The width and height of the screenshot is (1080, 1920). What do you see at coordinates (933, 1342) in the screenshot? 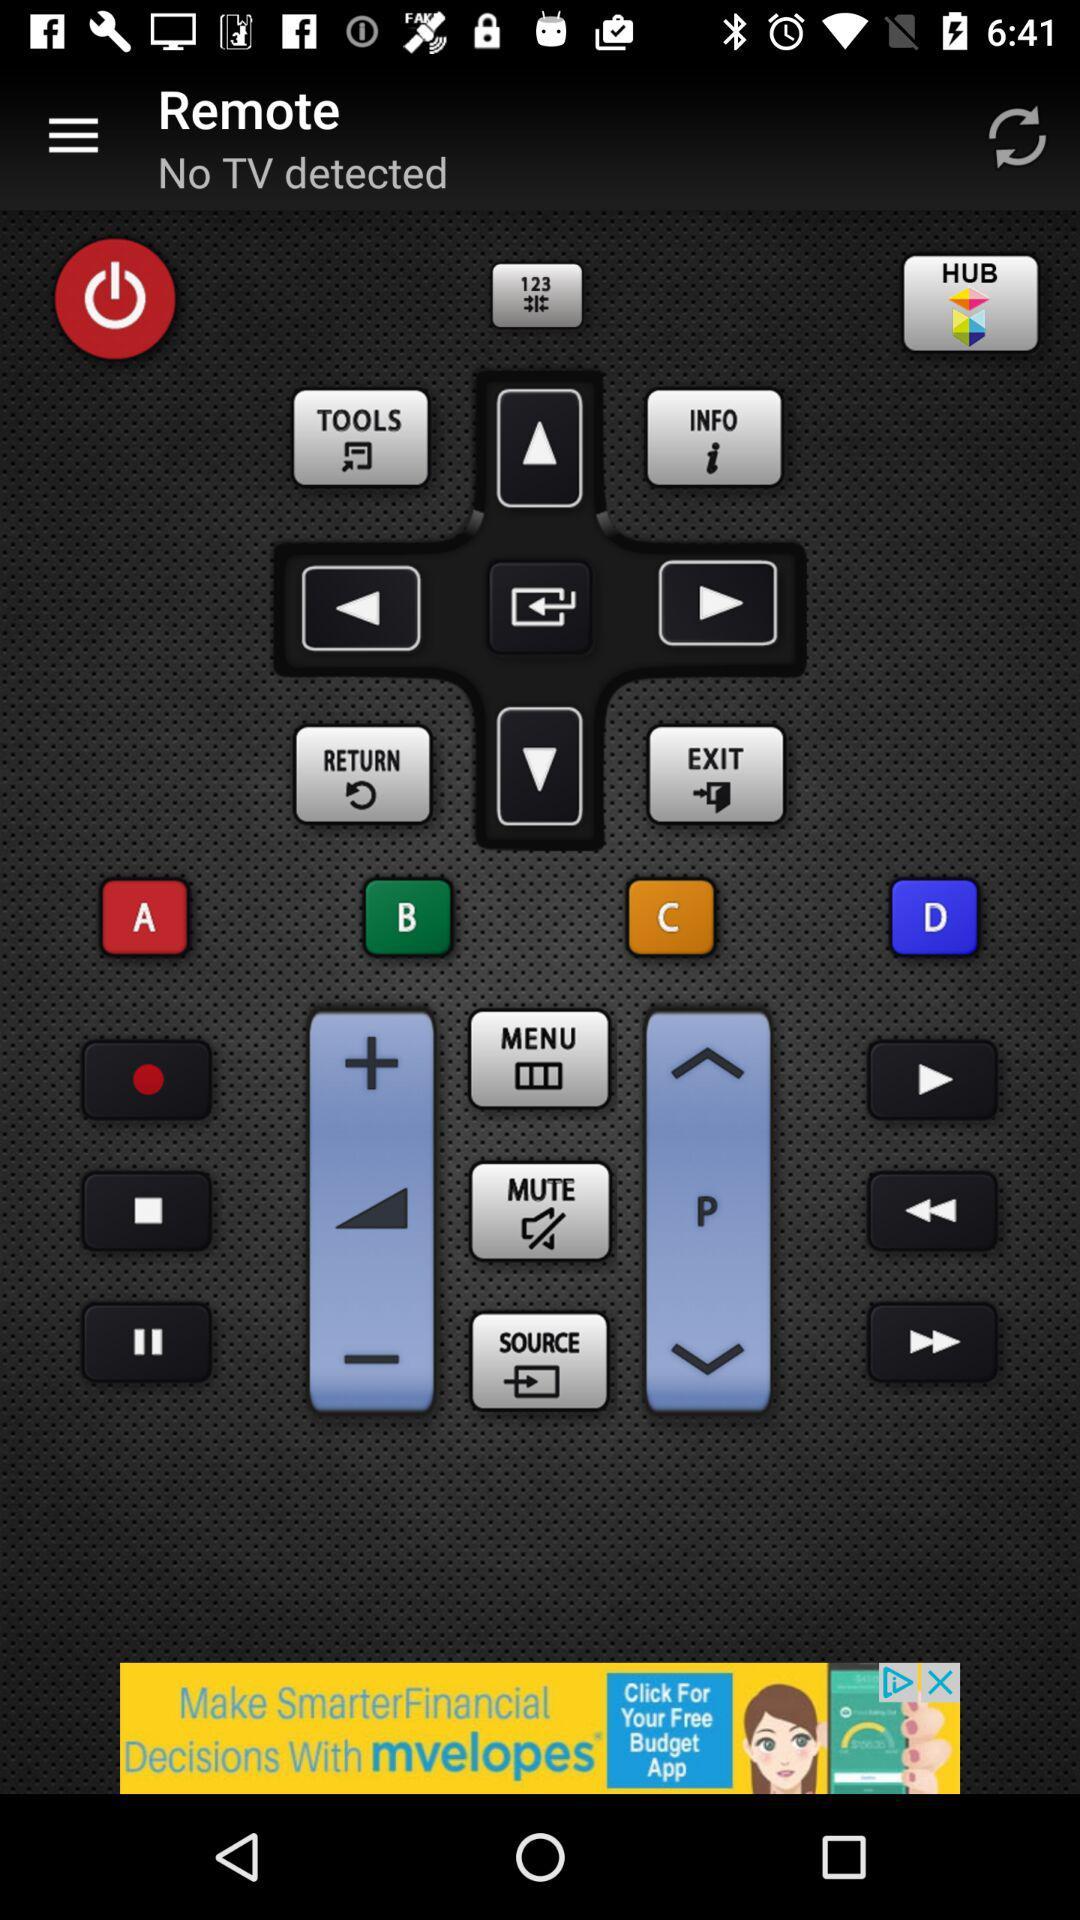
I see `the av_forward icon` at bounding box center [933, 1342].